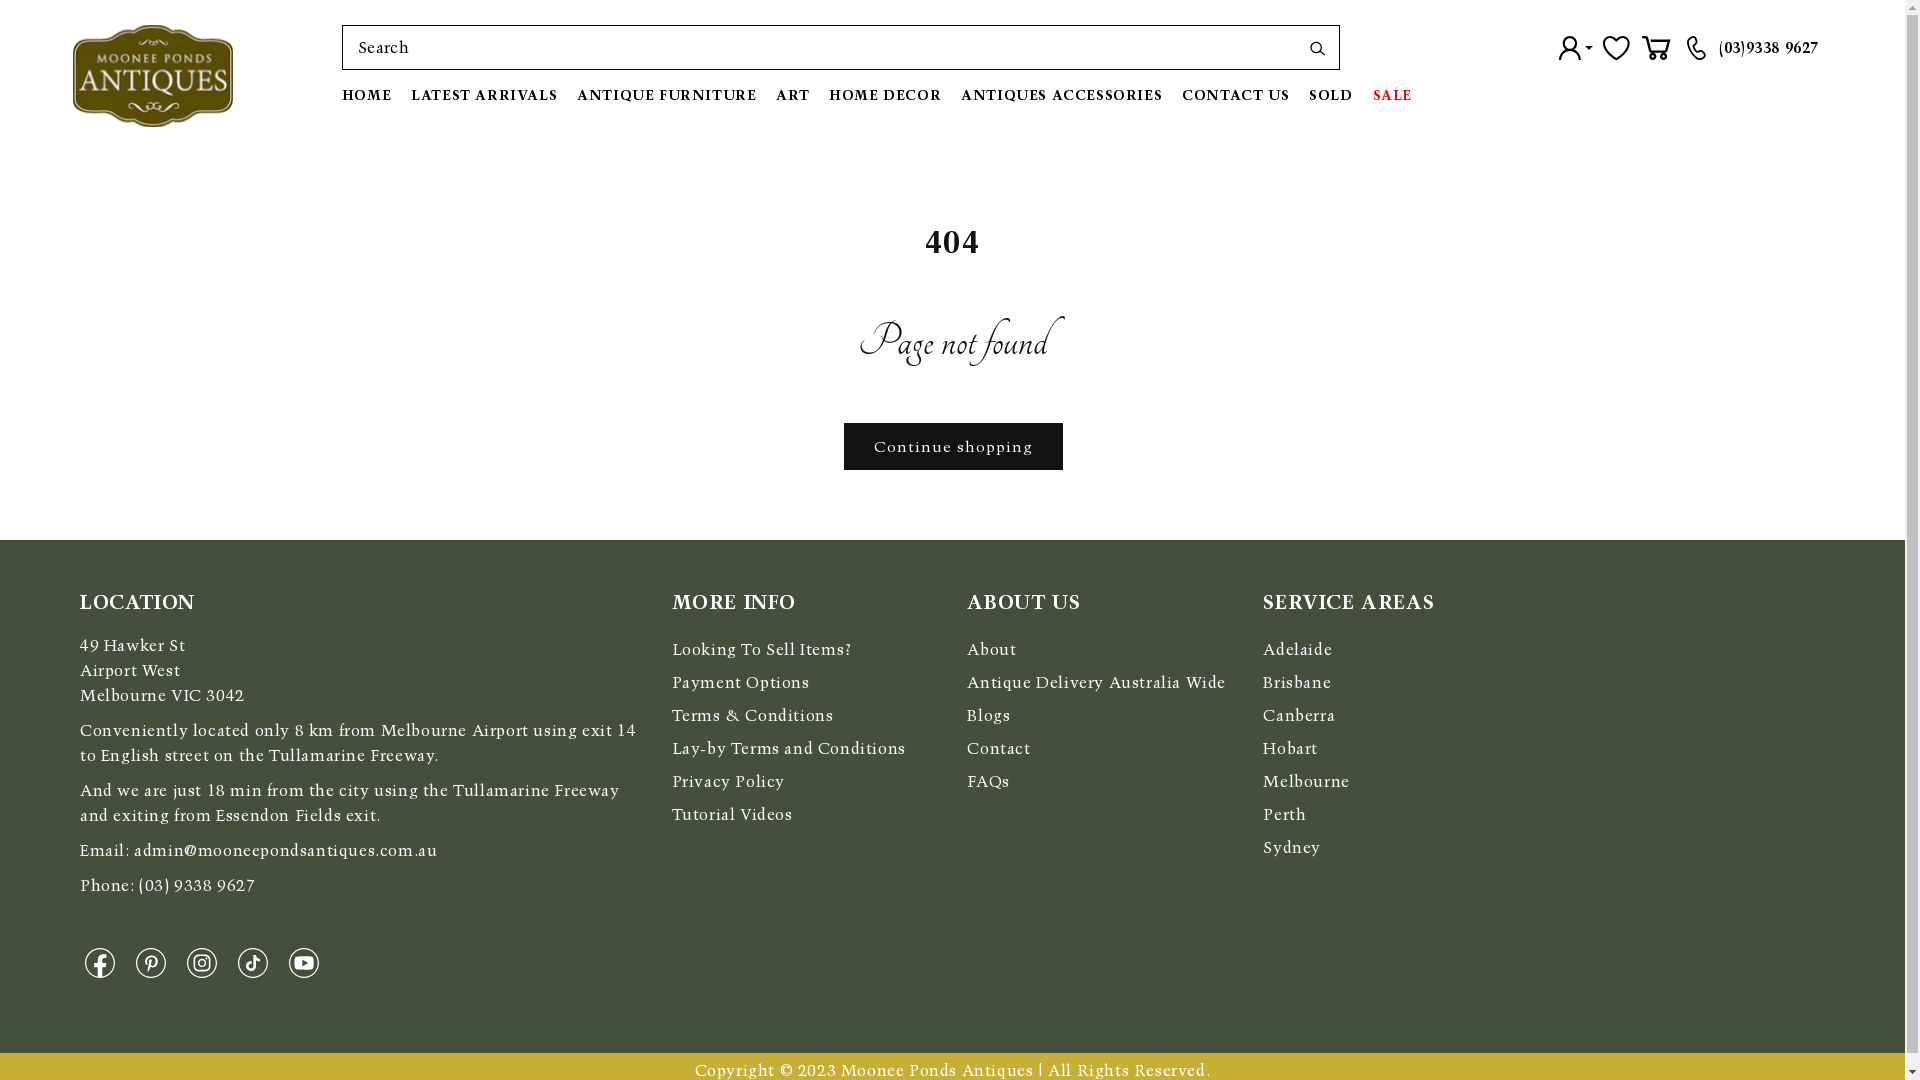  I want to click on 'Melbourne', so click(1305, 780).